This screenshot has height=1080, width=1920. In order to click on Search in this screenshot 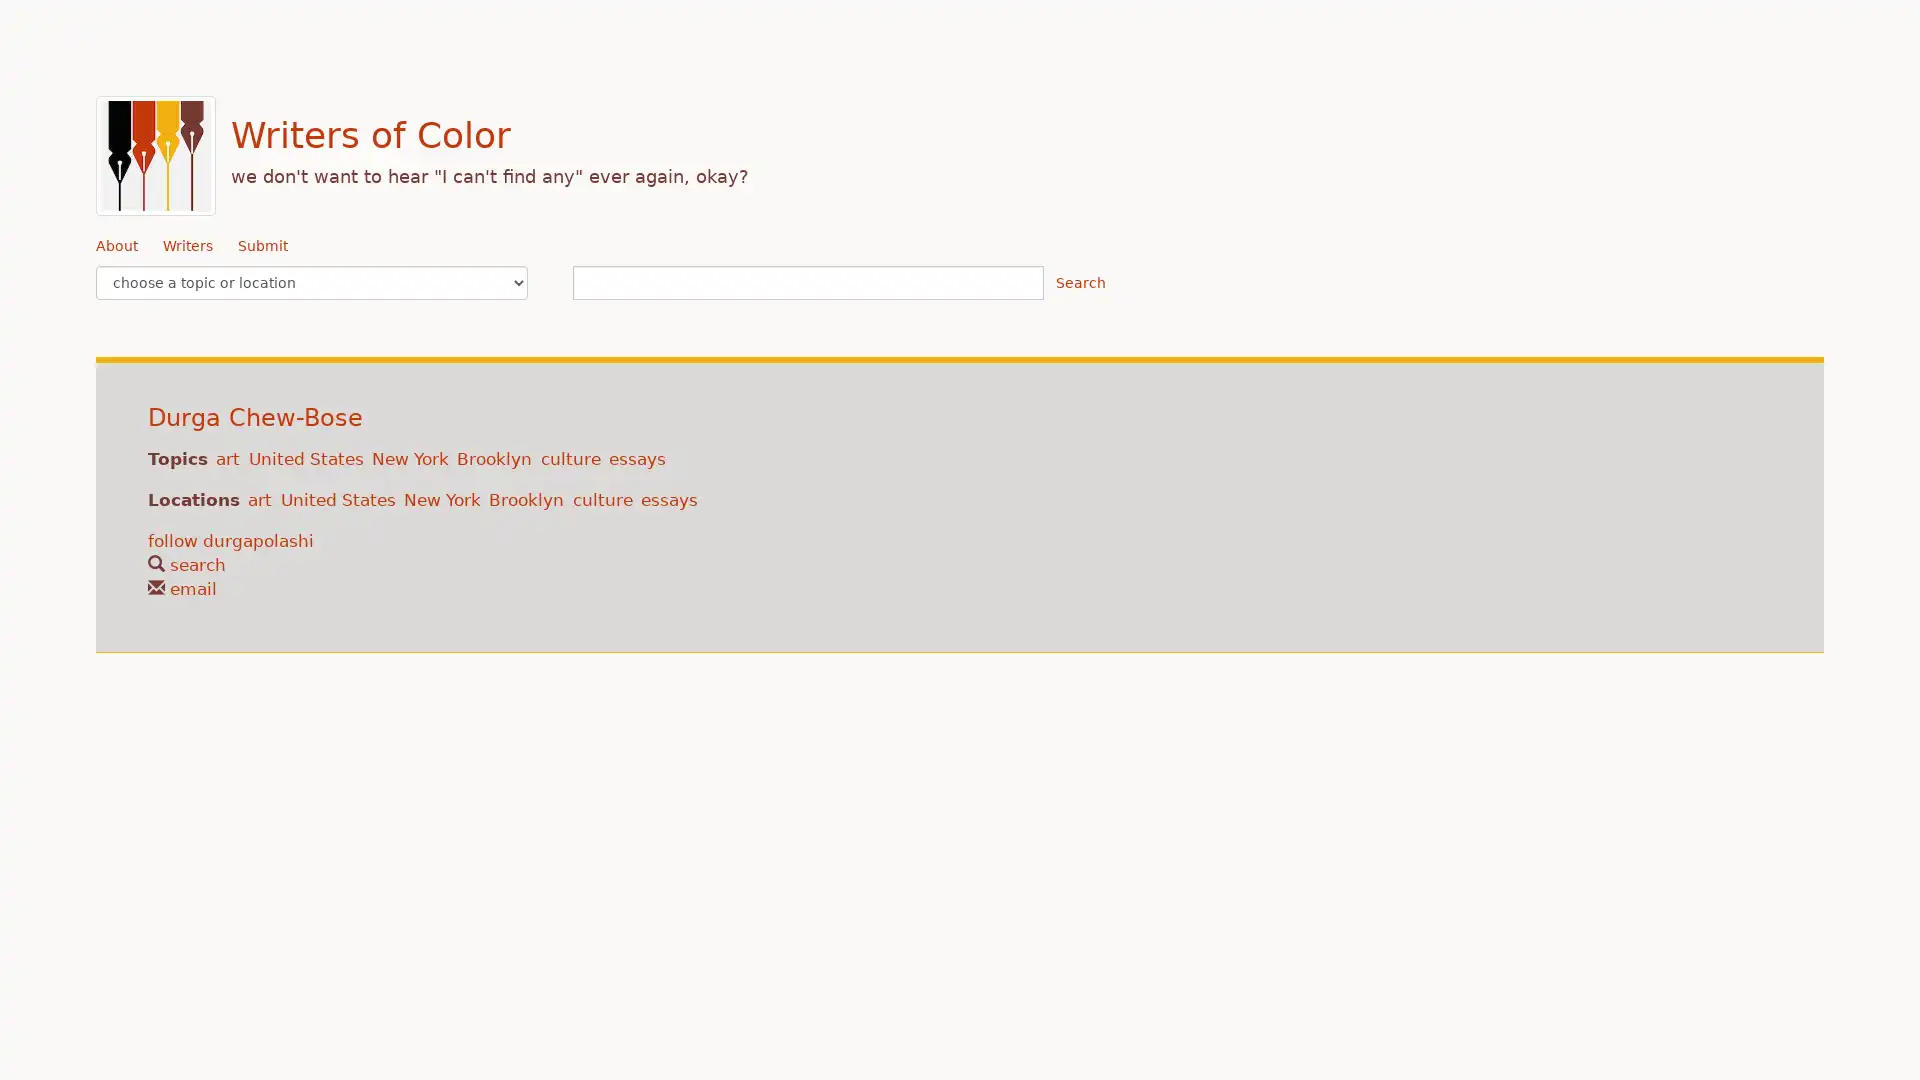, I will do `click(1079, 282)`.